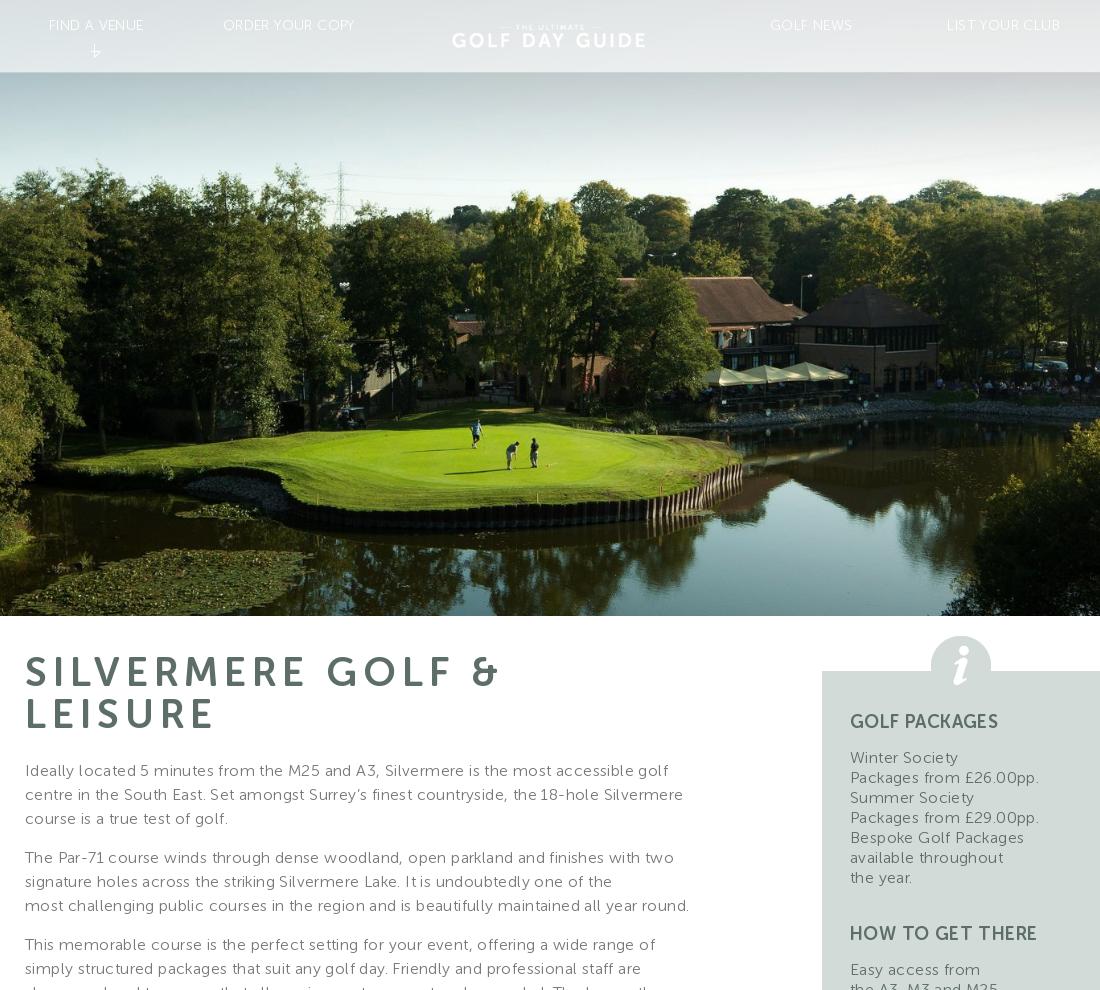 Image resolution: width=1100 pixels, height=990 pixels. What do you see at coordinates (356, 881) in the screenshot?
I see `'The Par-71 course winds through dense woodland, open parkland and finishes with two signature holes across the striking Silvermere Lake. It is undoubtedly one of the most challenging public courses in the region and is beautifully maintained all year round.'` at bounding box center [356, 881].